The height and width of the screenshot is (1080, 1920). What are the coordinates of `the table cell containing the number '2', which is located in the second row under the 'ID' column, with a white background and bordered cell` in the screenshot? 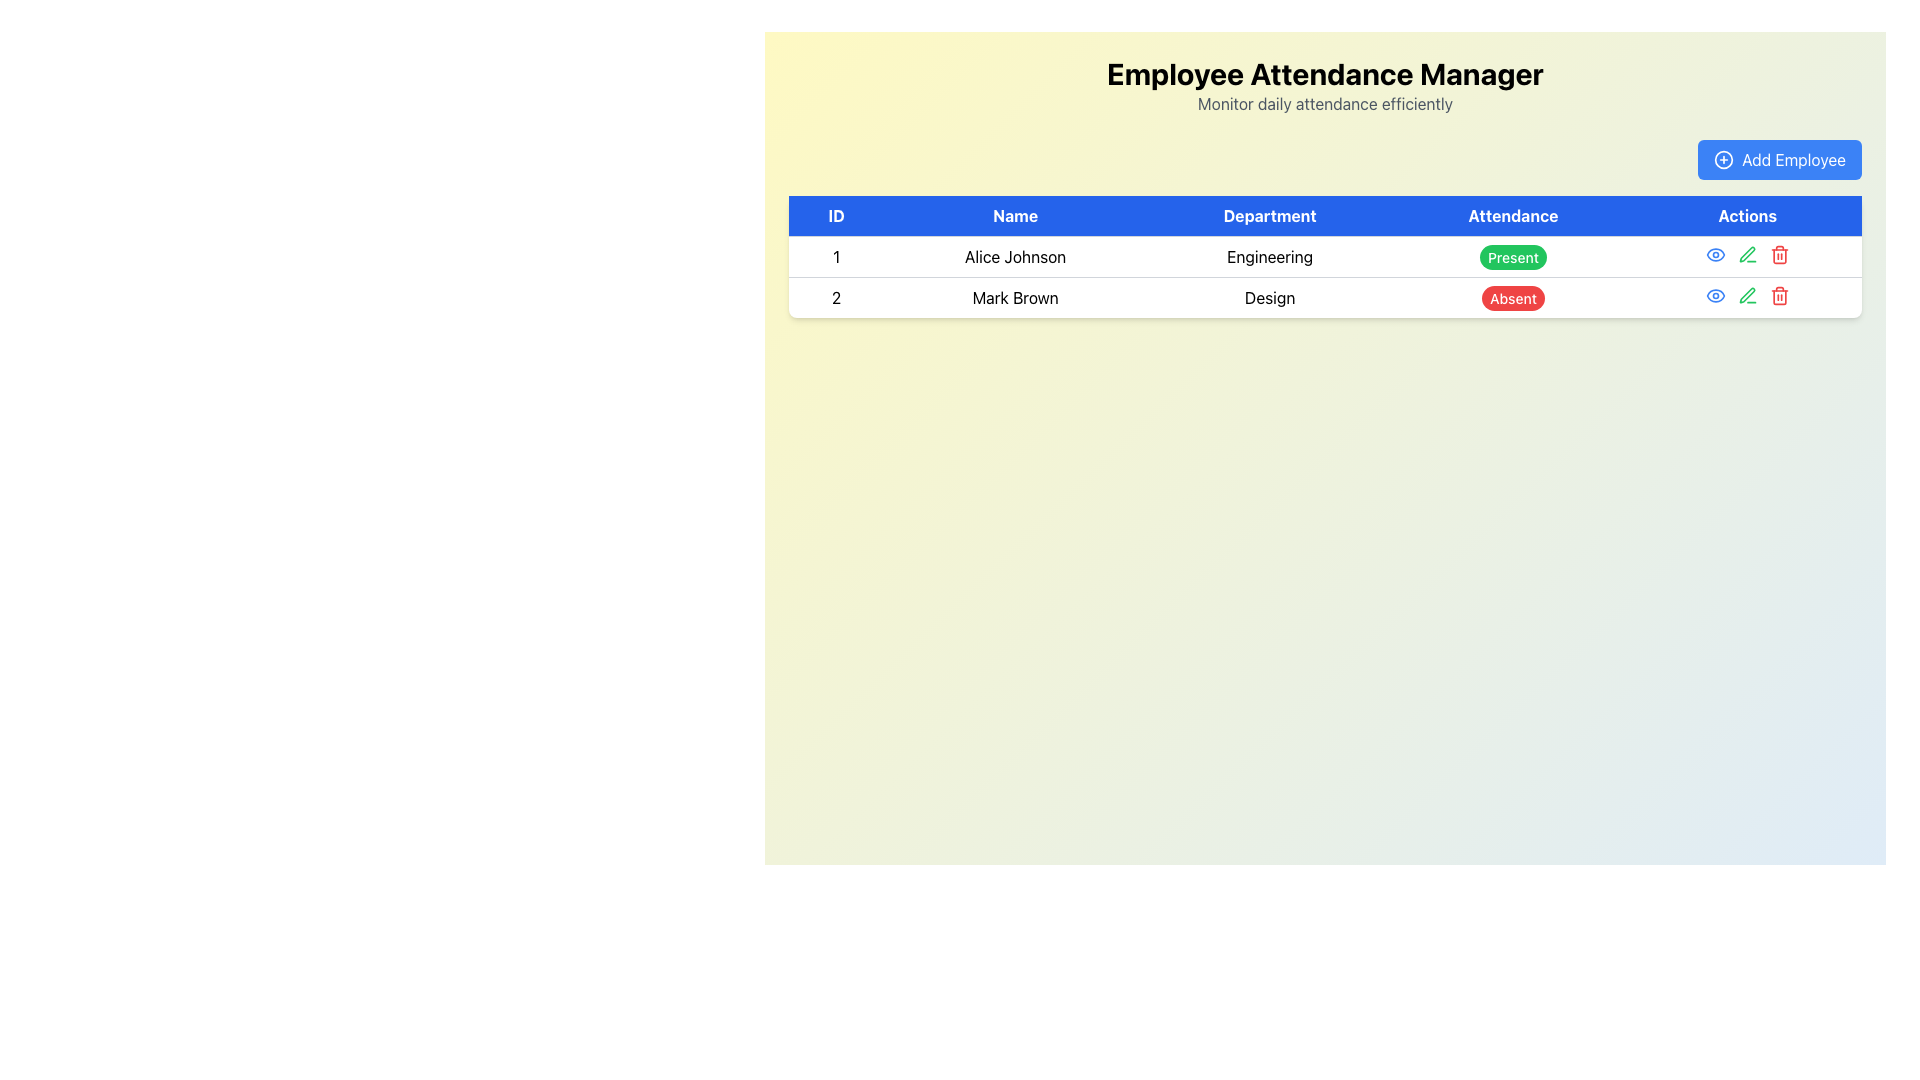 It's located at (836, 297).